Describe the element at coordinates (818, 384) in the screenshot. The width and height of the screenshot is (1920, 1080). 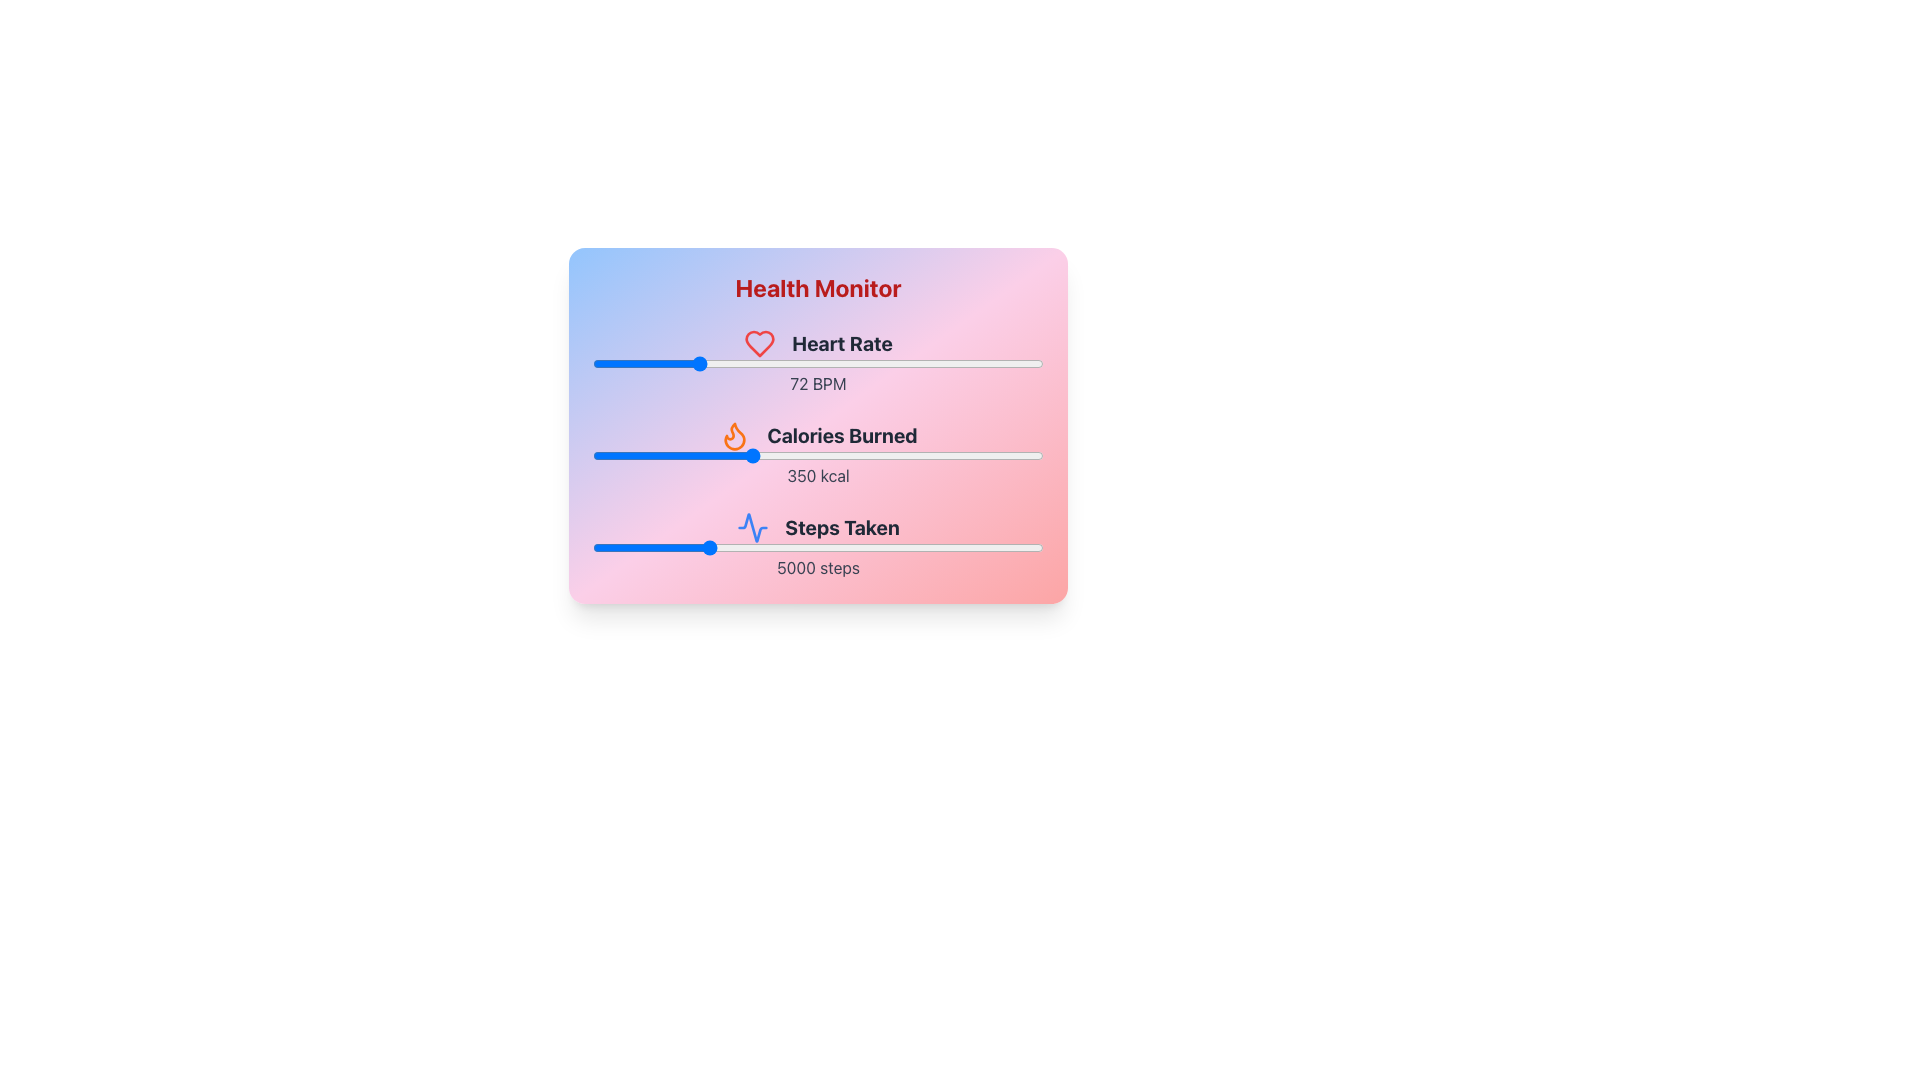
I see `the text element displaying '72 BPM' that is styled in gray and located below the 'Heart Rate' slider` at that location.